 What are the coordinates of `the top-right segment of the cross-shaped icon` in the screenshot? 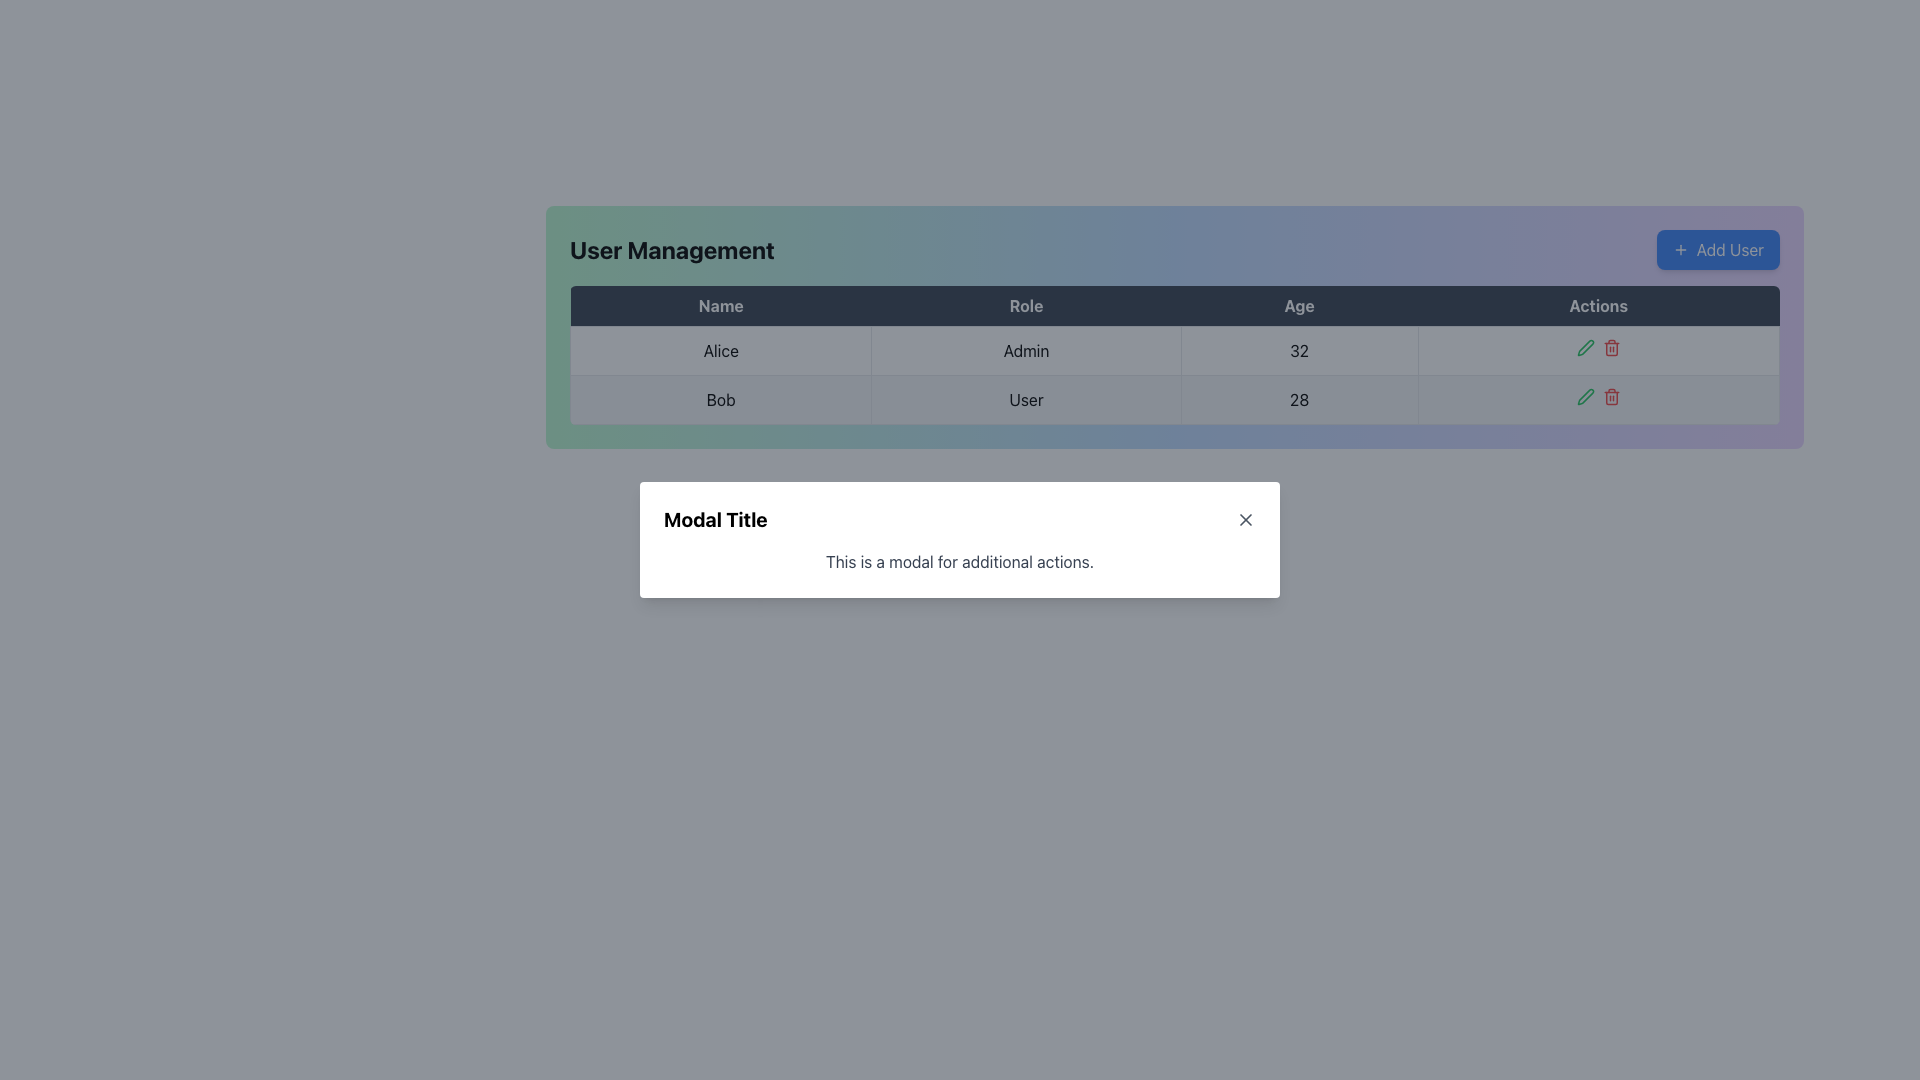 It's located at (1244, 519).